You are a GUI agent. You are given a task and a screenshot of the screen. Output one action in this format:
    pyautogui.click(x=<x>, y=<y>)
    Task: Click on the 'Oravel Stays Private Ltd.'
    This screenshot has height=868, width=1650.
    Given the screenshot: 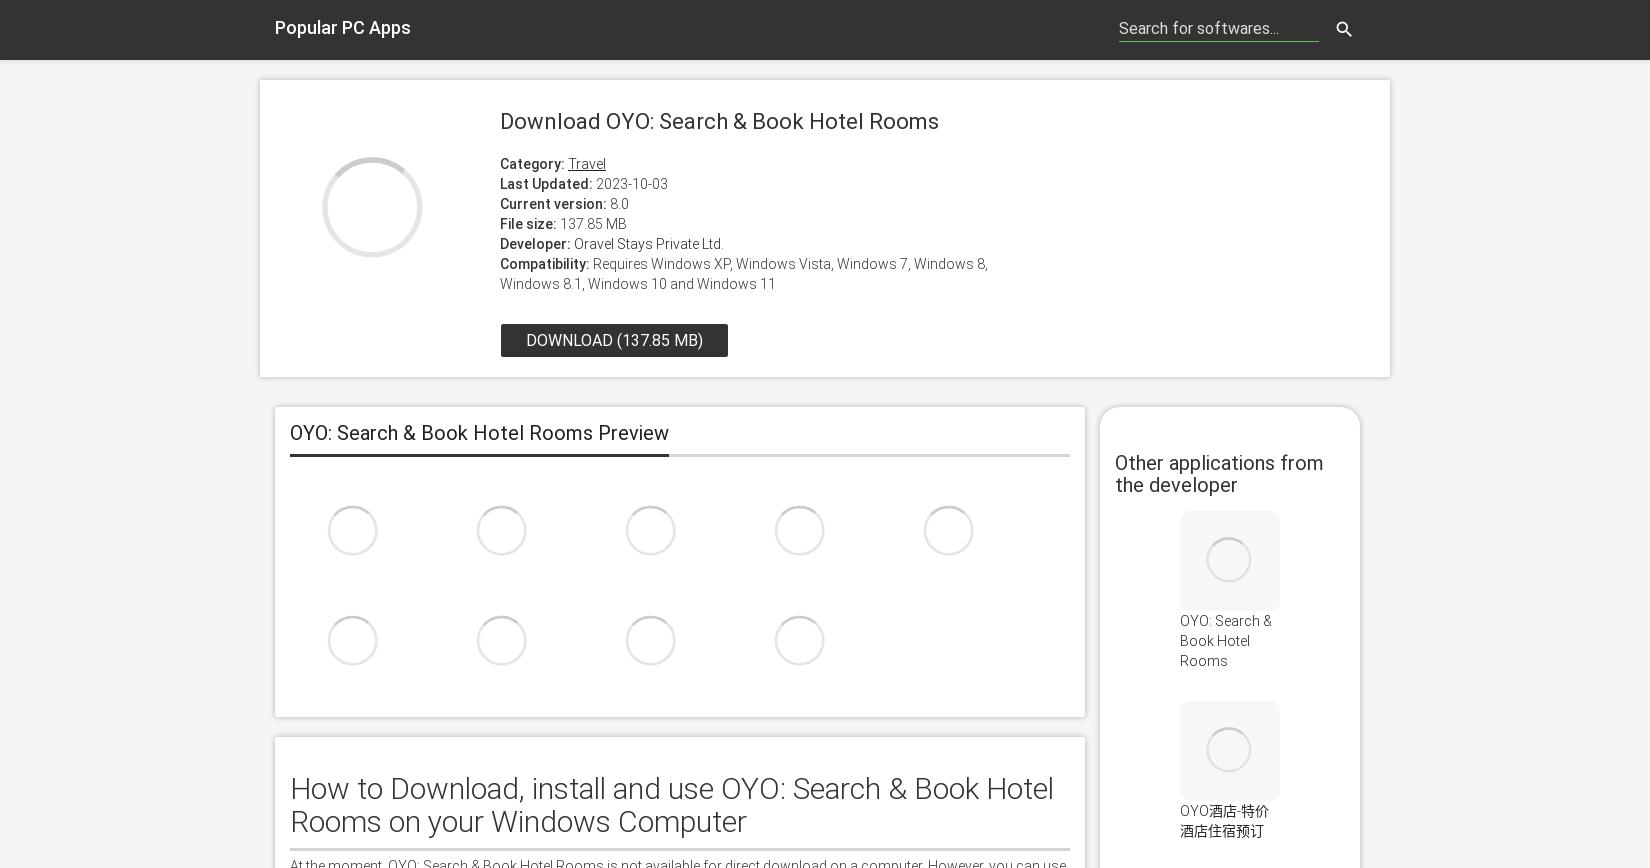 What is the action you would take?
    pyautogui.click(x=647, y=242)
    